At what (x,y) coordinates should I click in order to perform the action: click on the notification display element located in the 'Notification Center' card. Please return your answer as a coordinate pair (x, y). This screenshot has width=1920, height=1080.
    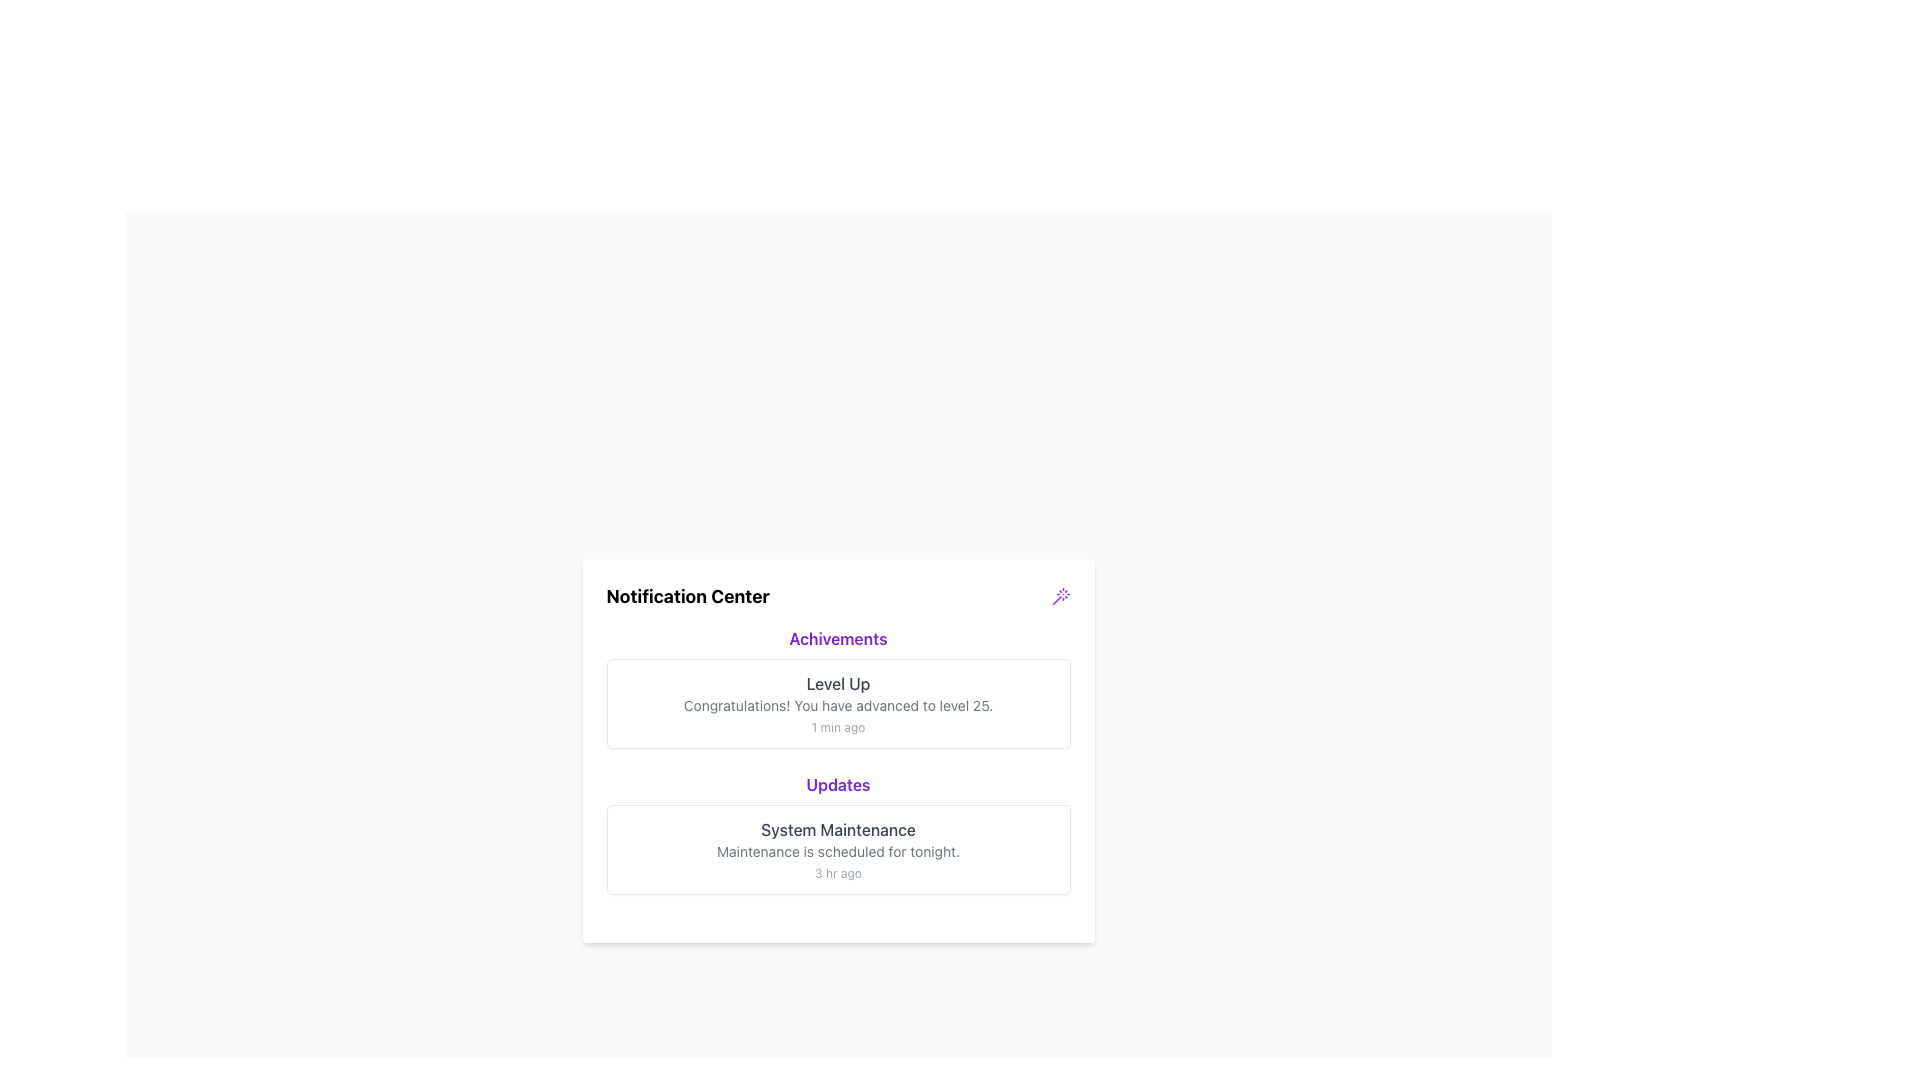
    Looking at the image, I should click on (838, 760).